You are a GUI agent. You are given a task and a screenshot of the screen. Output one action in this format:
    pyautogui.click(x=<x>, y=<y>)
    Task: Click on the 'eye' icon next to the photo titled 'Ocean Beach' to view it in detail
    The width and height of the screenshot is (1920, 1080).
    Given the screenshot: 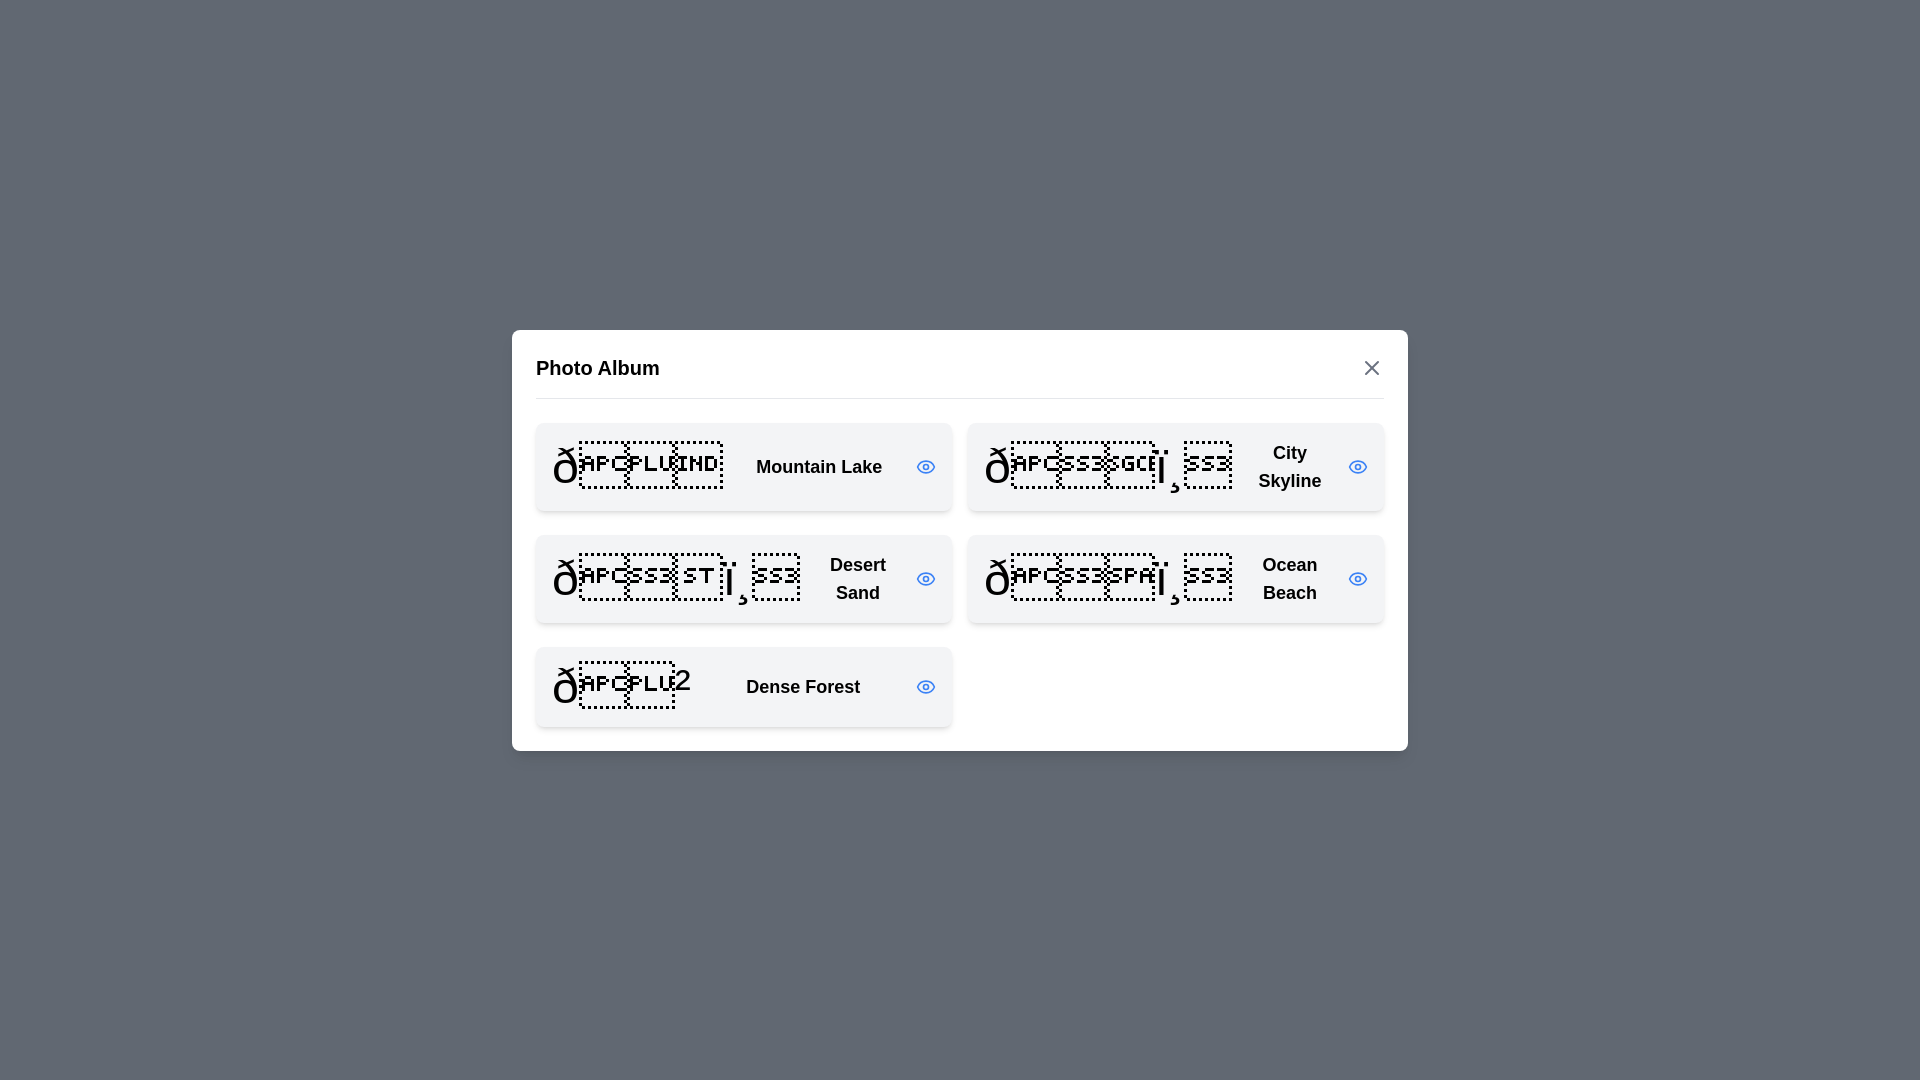 What is the action you would take?
    pyautogui.click(x=1358, y=578)
    